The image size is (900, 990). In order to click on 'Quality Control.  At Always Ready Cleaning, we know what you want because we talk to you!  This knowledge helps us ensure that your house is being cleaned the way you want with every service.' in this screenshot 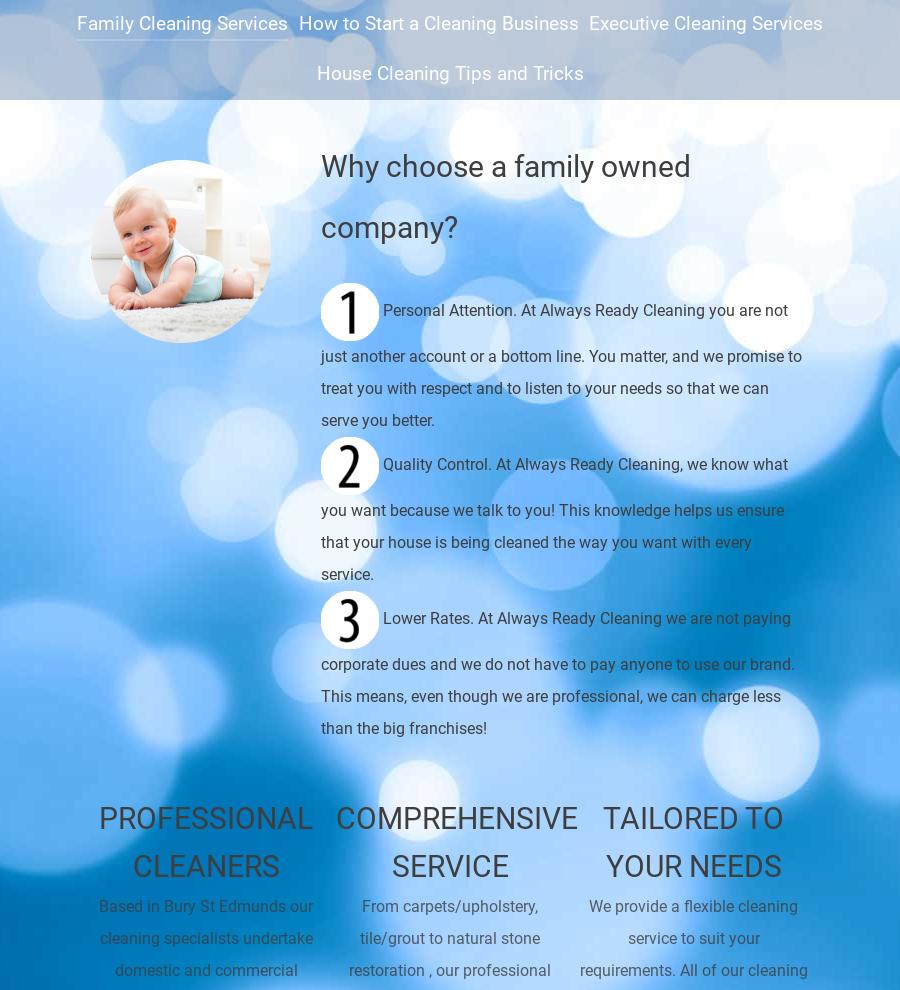, I will do `click(320, 517)`.